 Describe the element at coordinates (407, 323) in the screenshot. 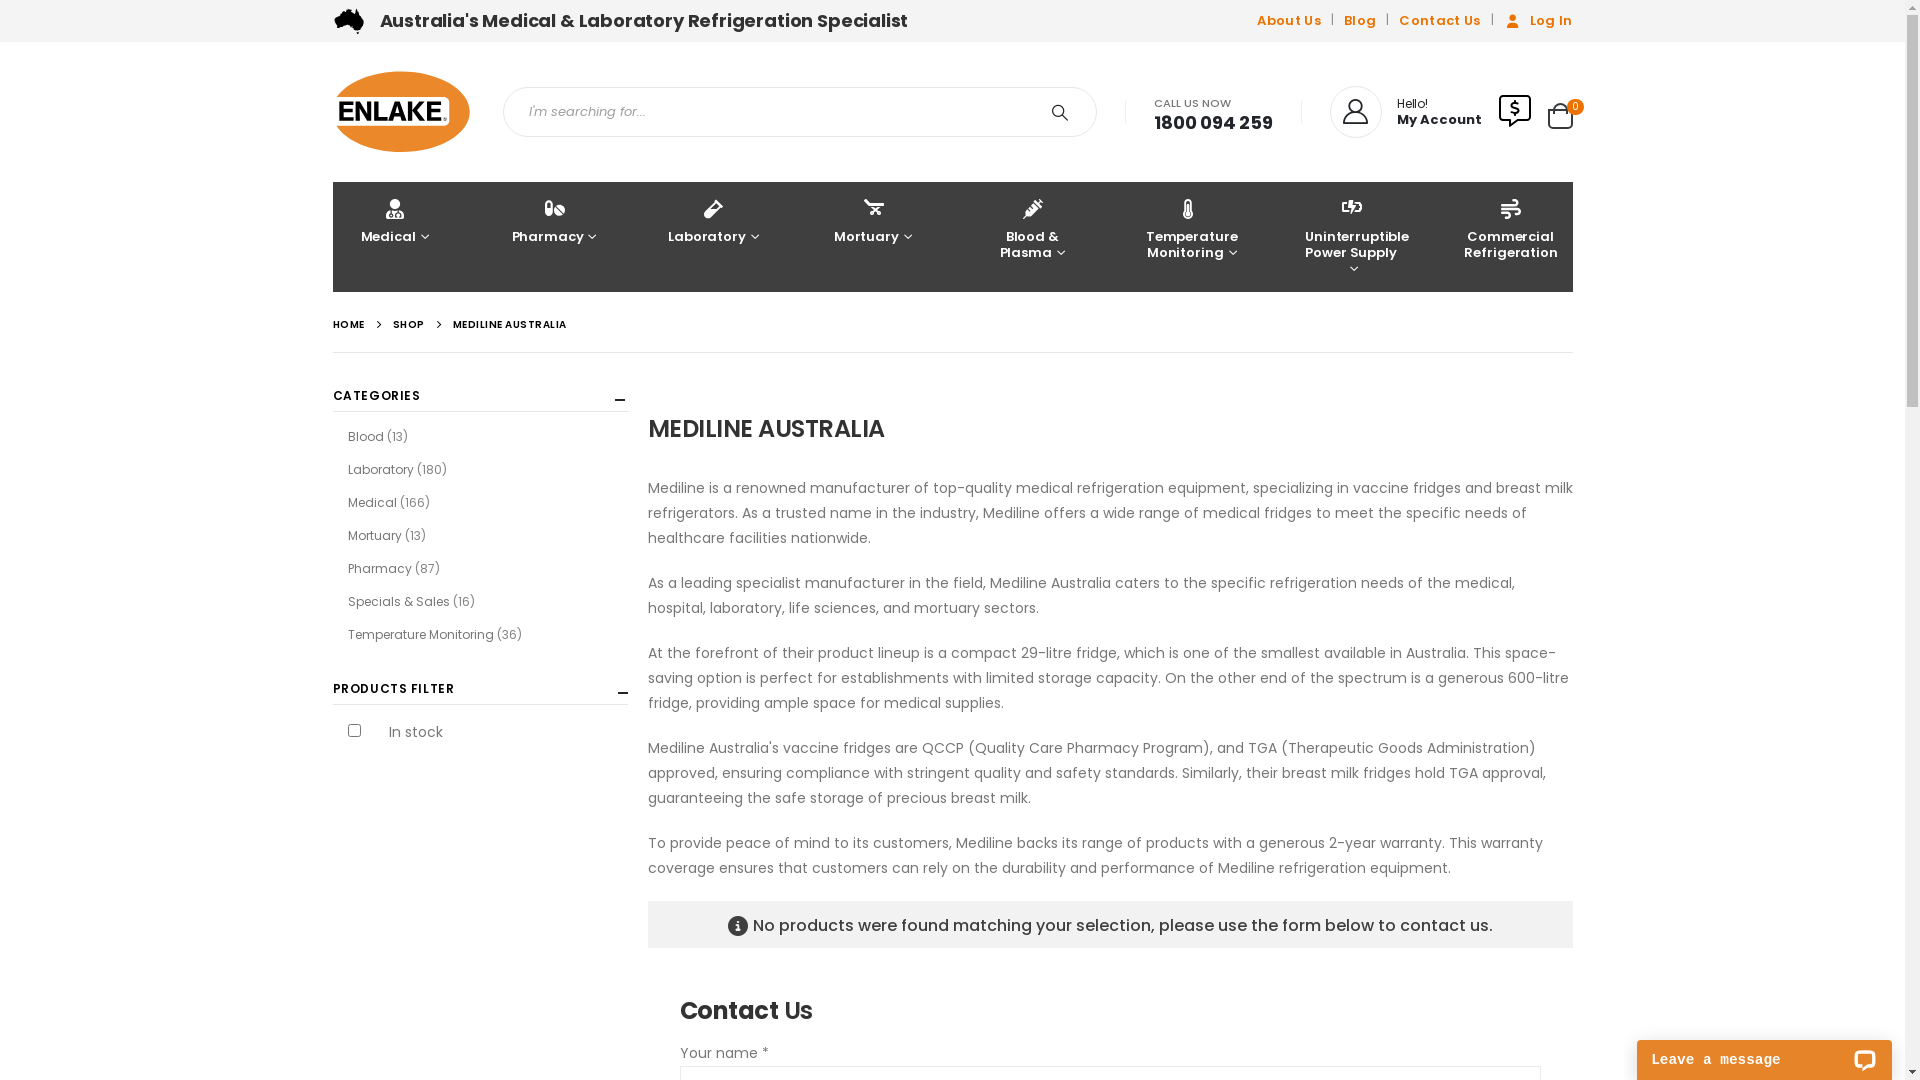

I see `'SHOP'` at that location.